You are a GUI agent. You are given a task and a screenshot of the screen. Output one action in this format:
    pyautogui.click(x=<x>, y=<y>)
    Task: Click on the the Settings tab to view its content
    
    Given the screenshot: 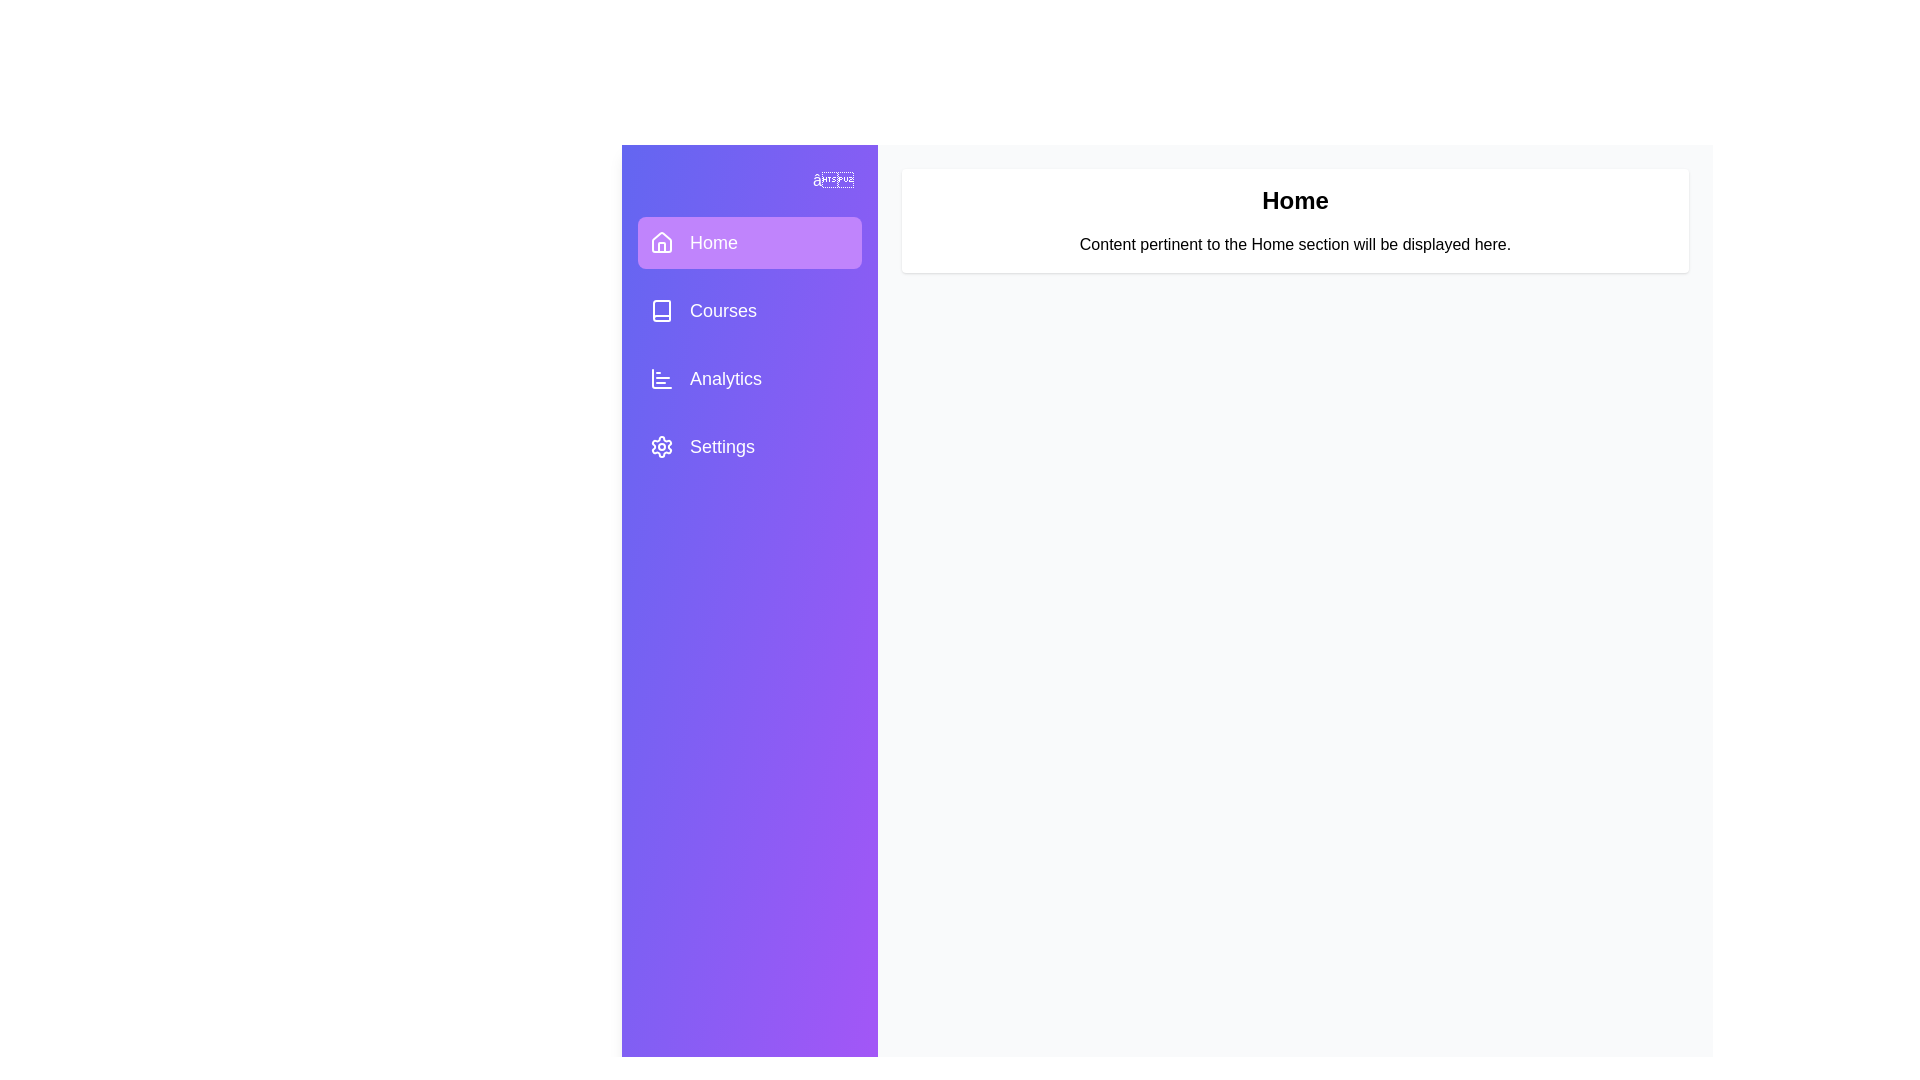 What is the action you would take?
    pyautogui.click(x=748, y=446)
    